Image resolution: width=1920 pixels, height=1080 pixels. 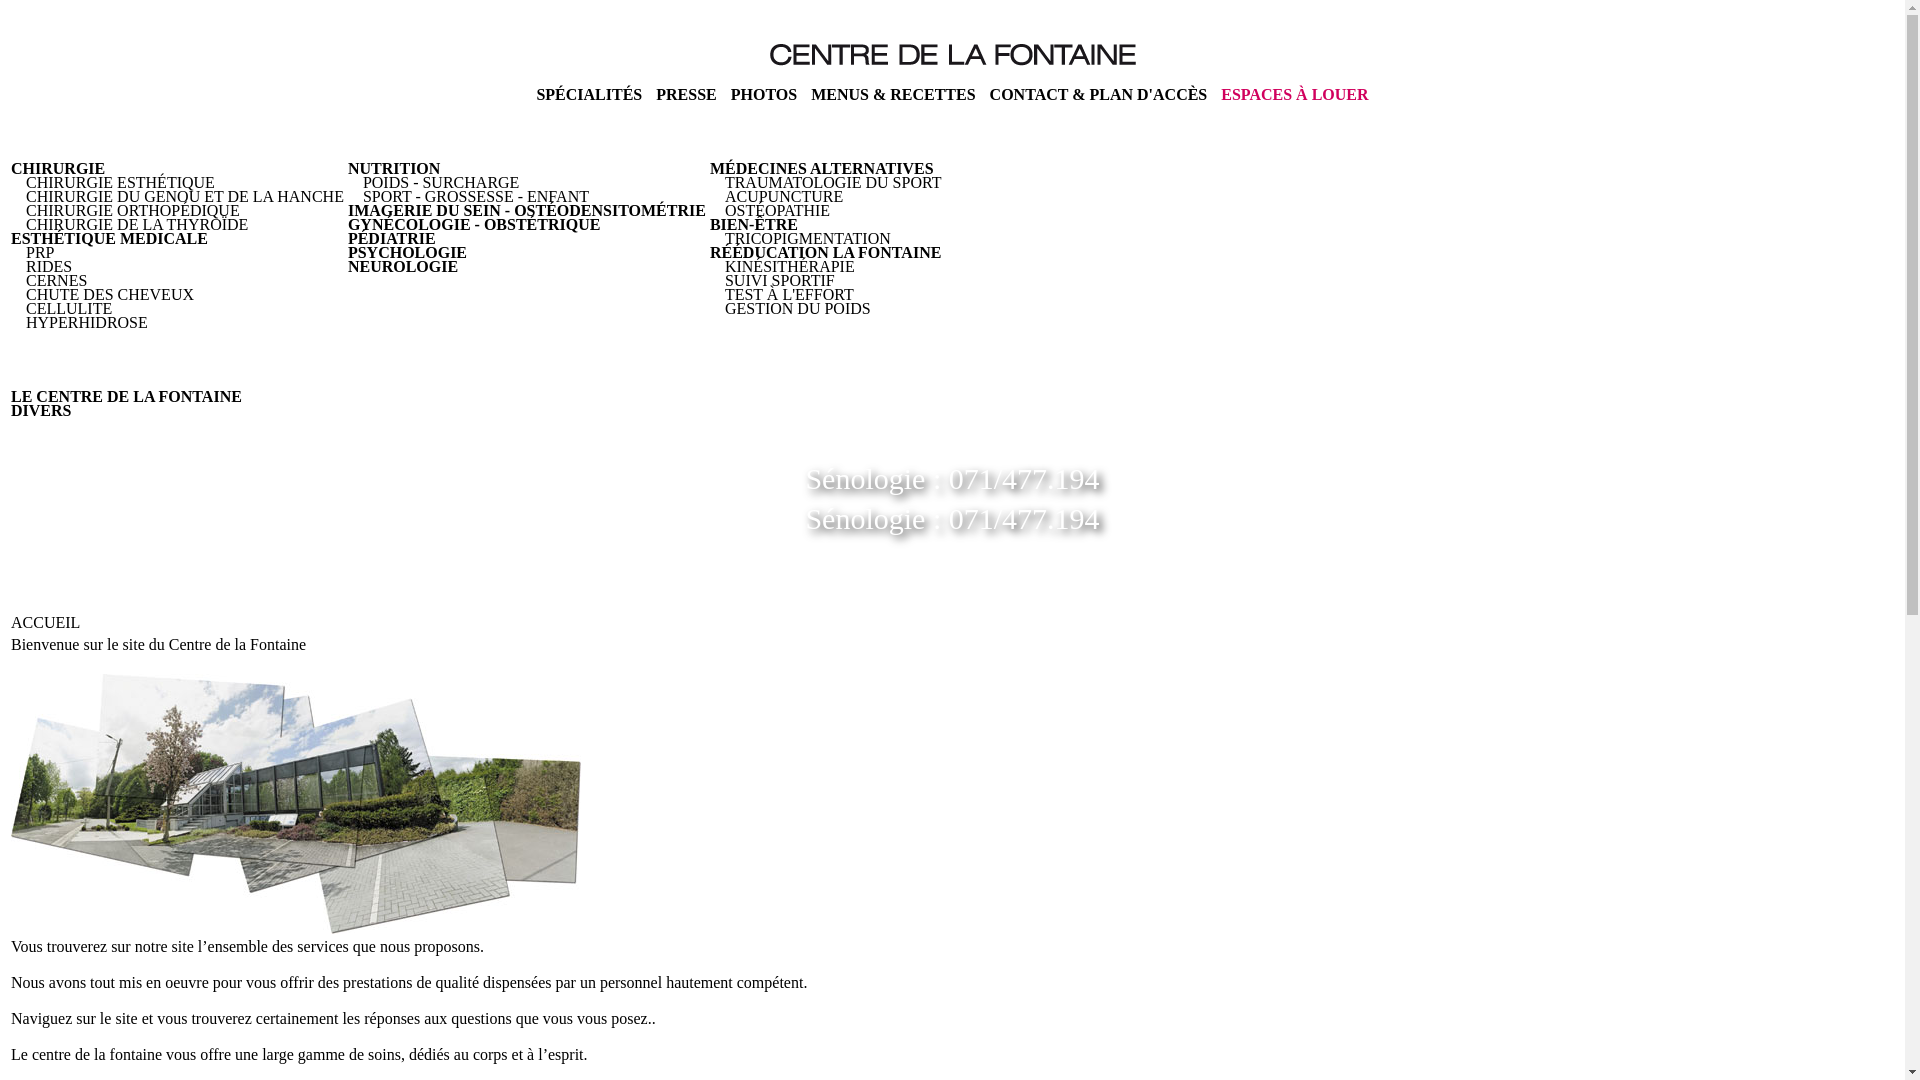 I want to click on 'CERNES', so click(x=56, y=280).